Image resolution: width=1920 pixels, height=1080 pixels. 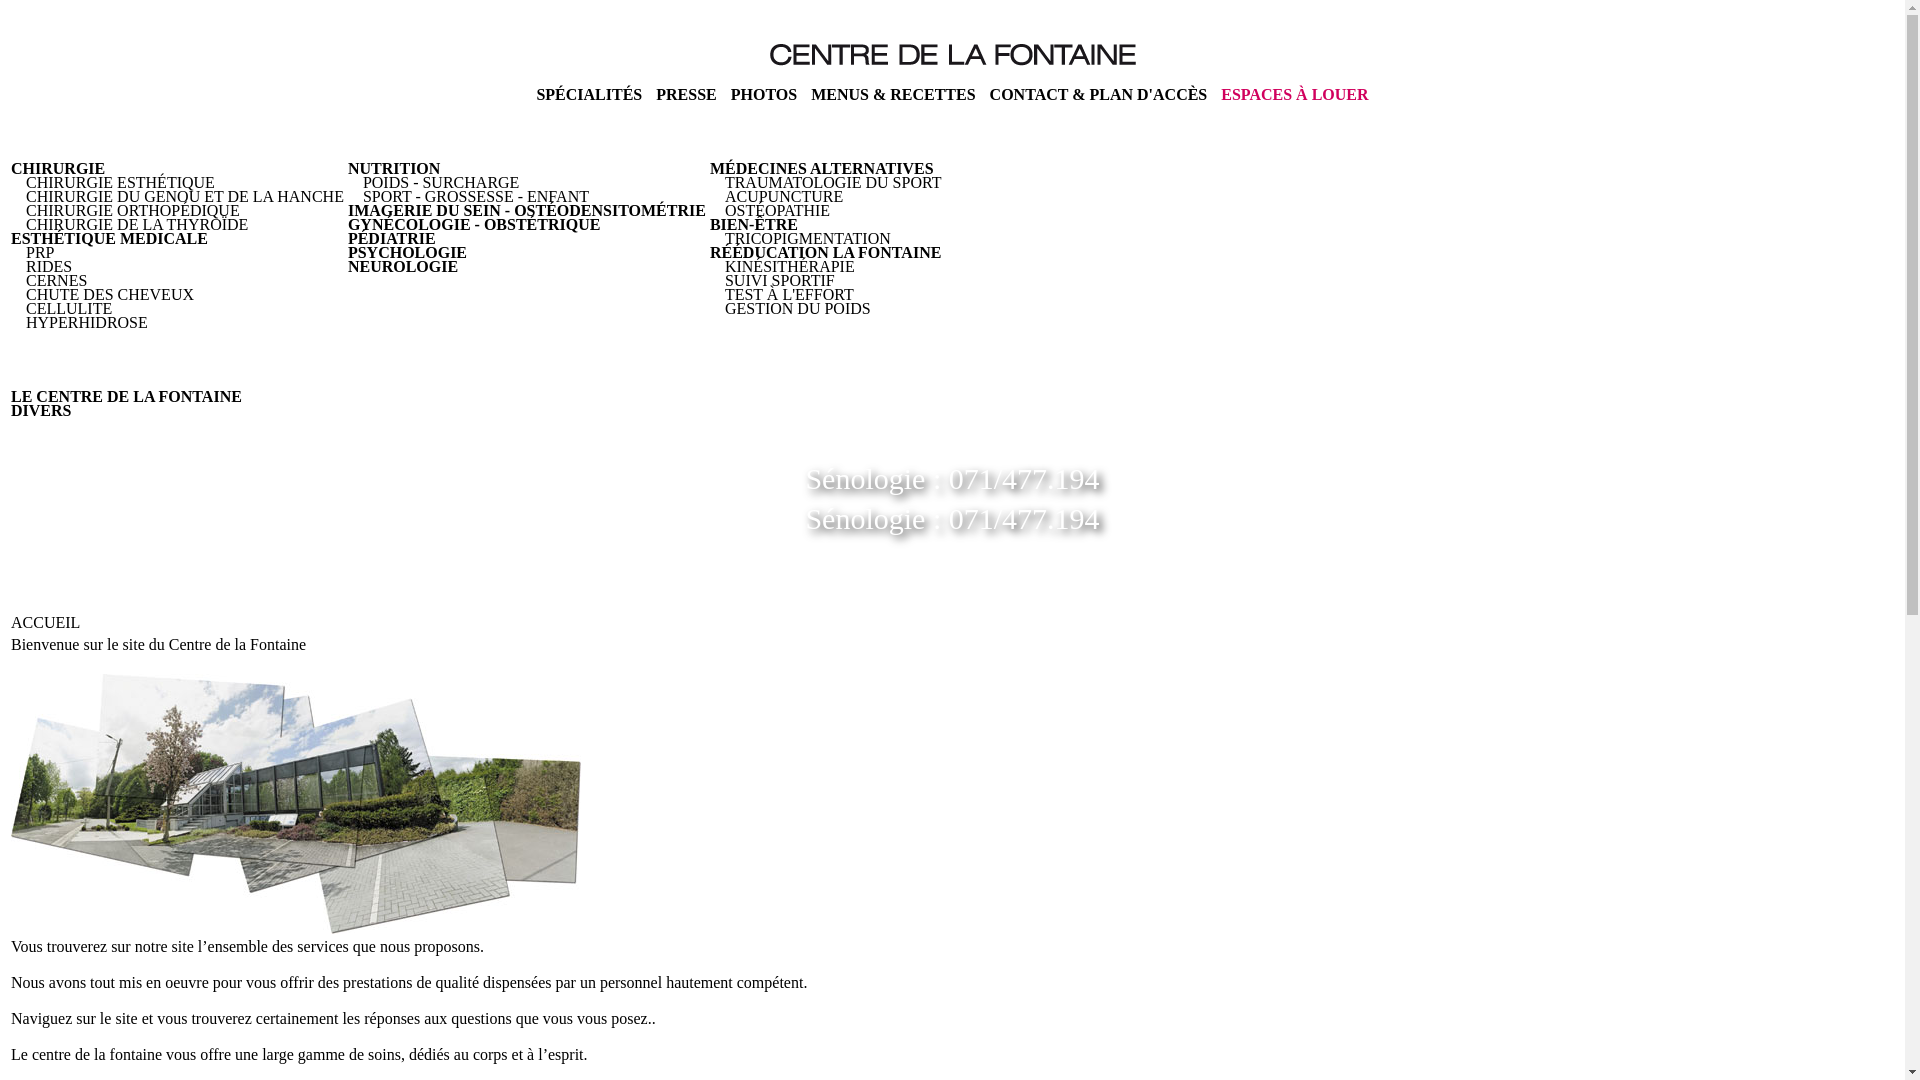 I want to click on 'CERNES', so click(x=56, y=280).